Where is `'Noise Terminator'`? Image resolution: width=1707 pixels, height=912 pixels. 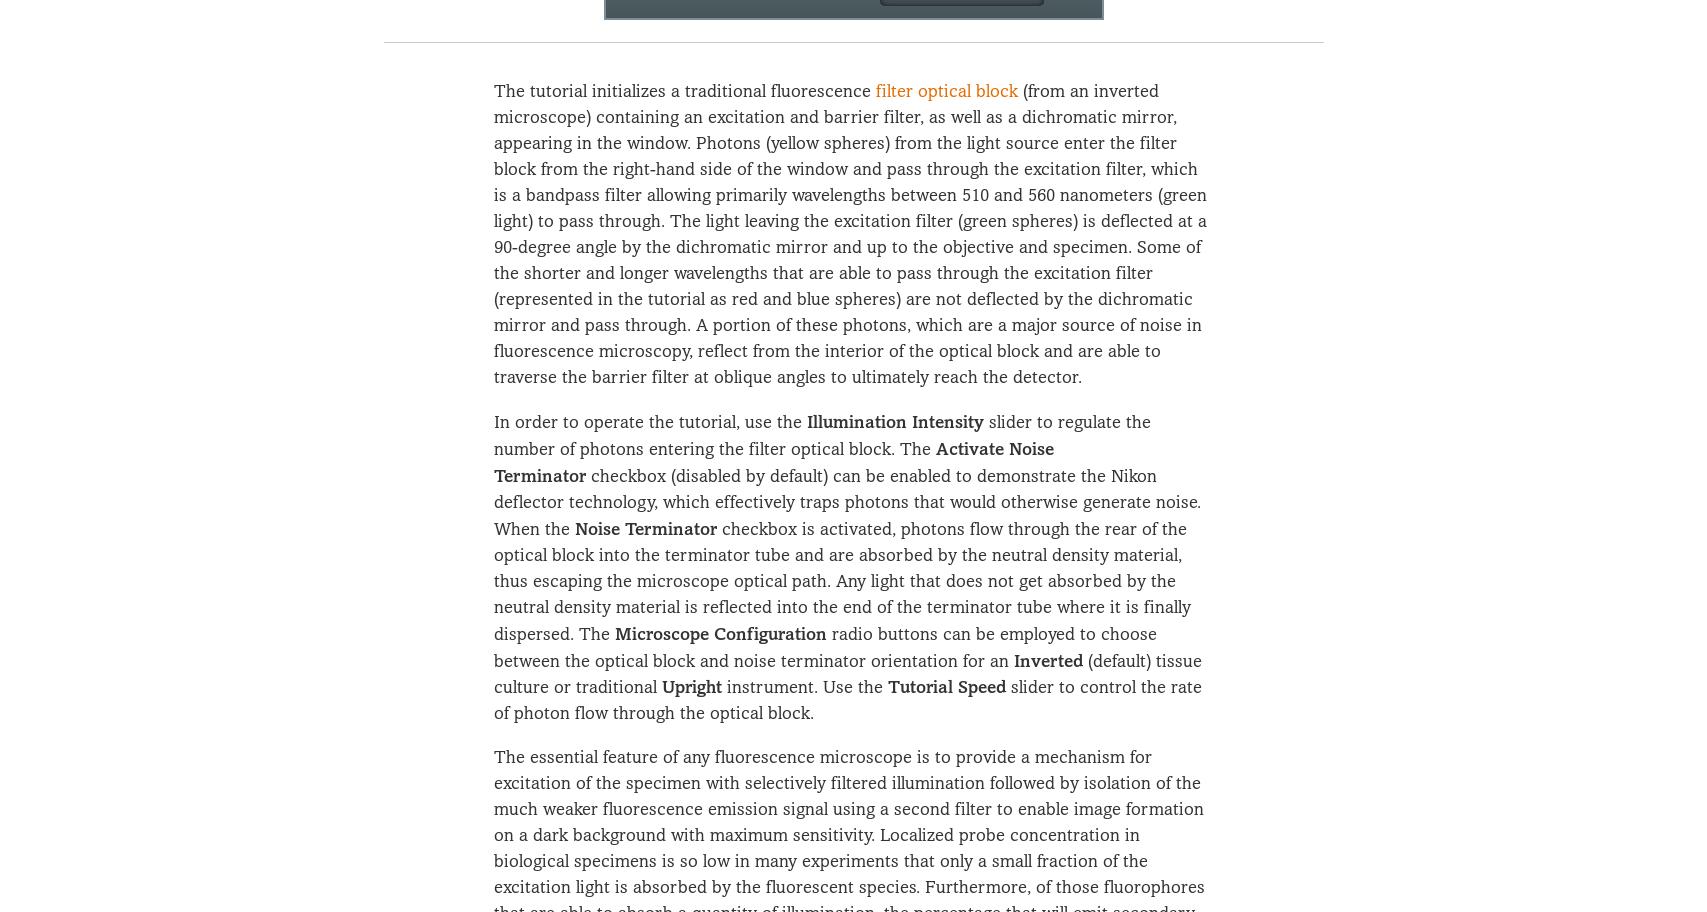 'Noise Terminator' is located at coordinates (574, 526).